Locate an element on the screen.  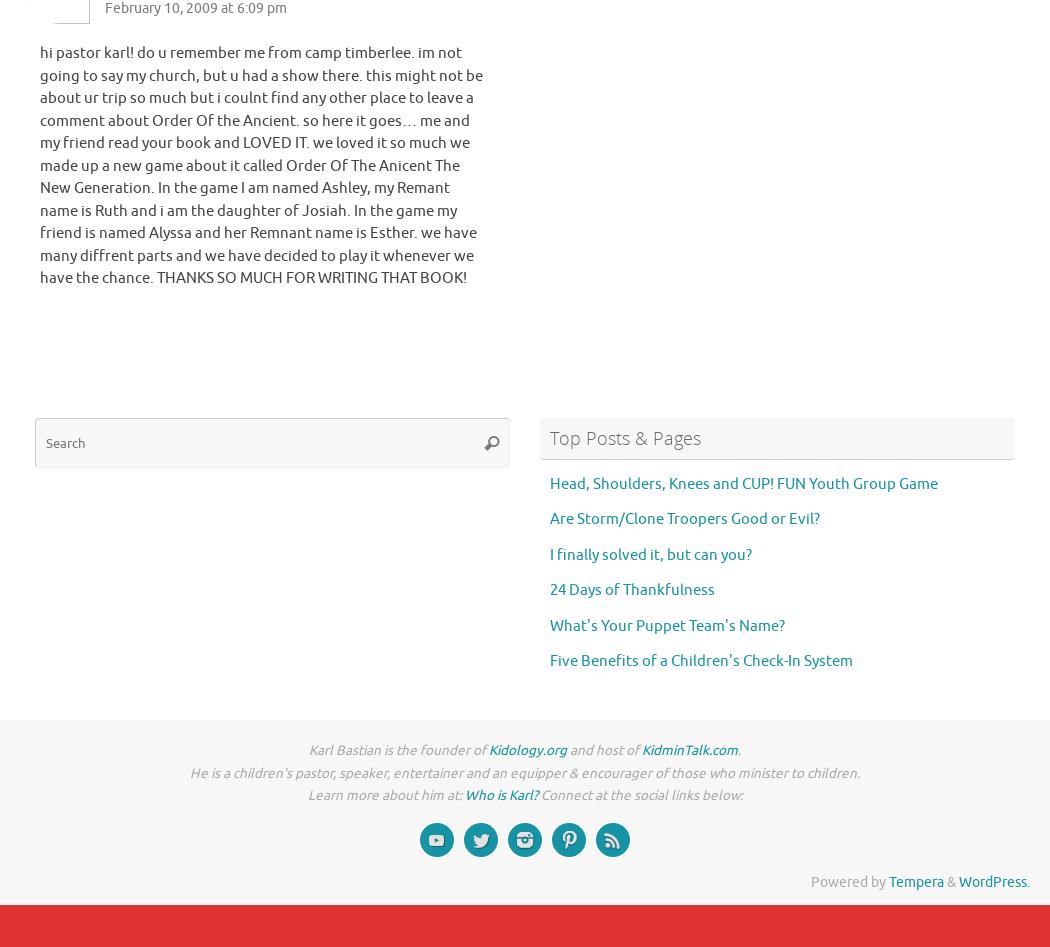
'&' is located at coordinates (950, 881).